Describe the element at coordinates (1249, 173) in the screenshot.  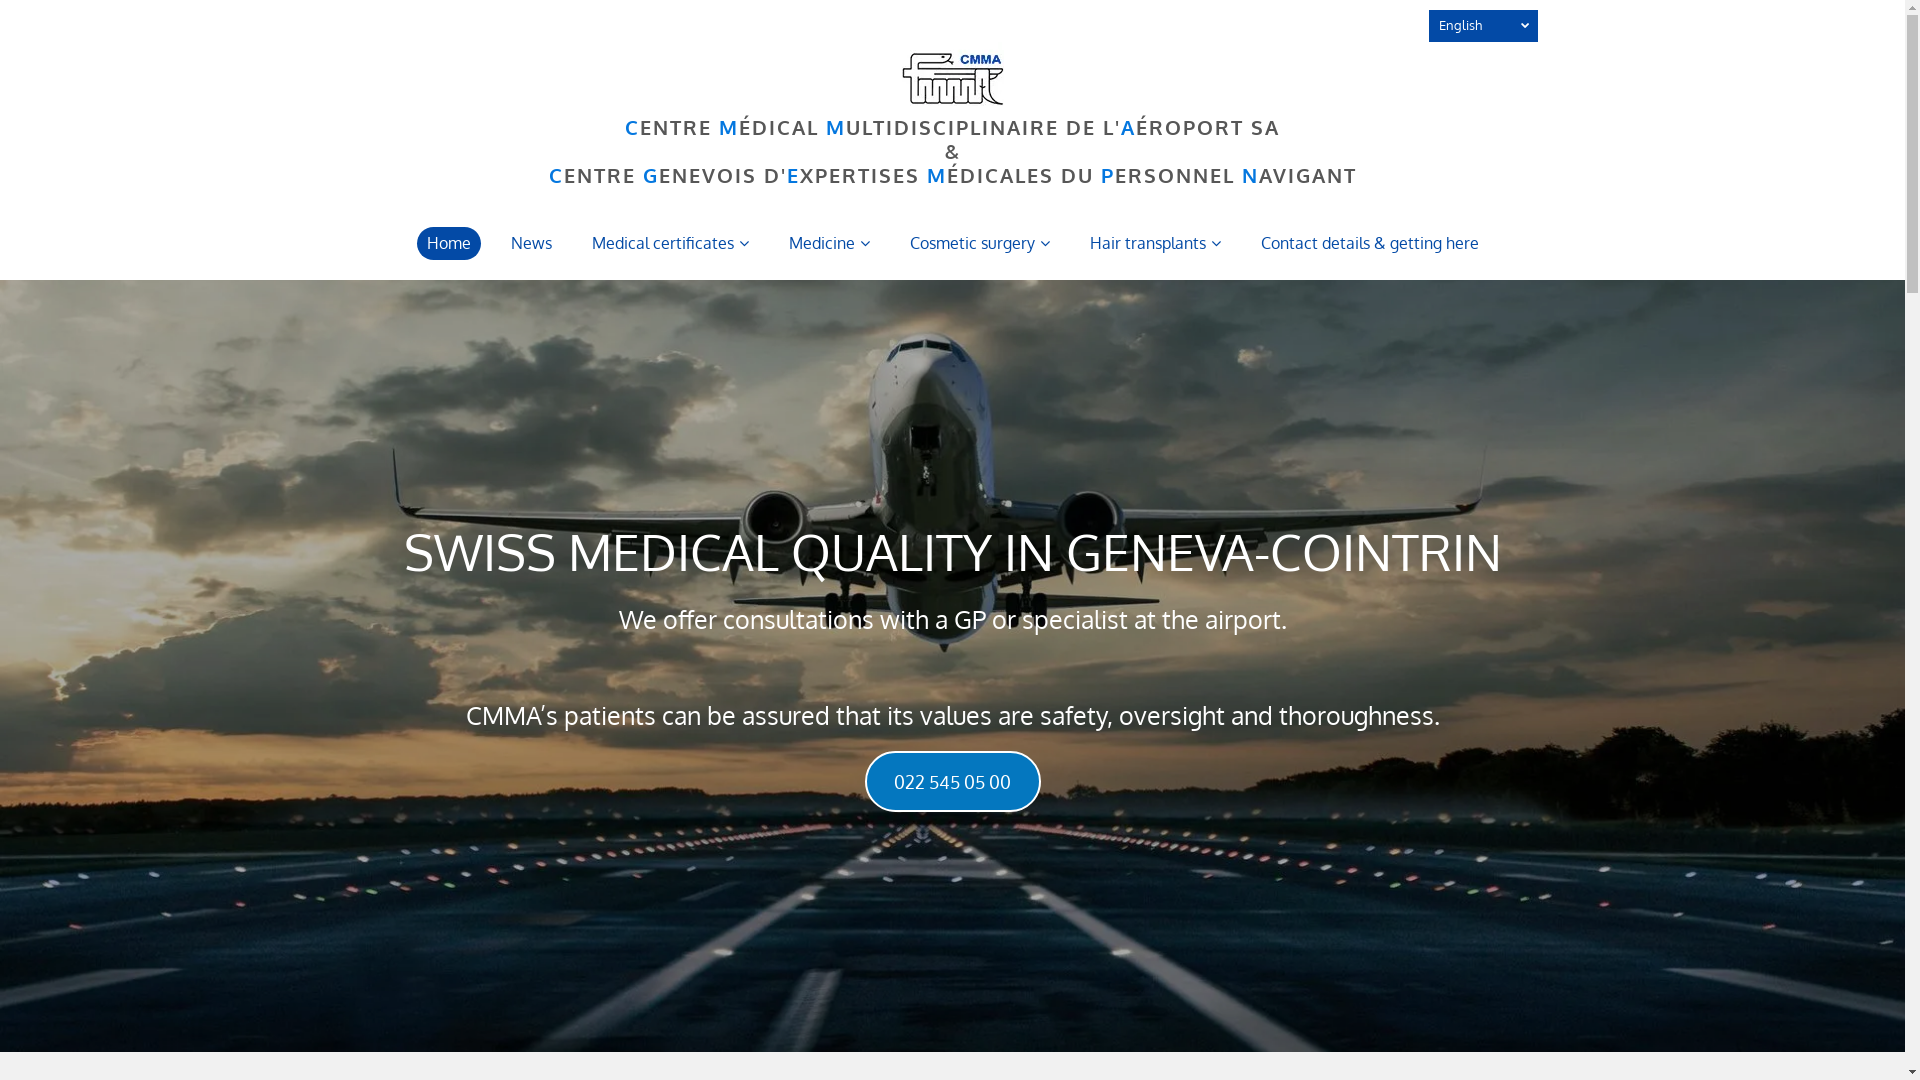
I see `'N'` at that location.